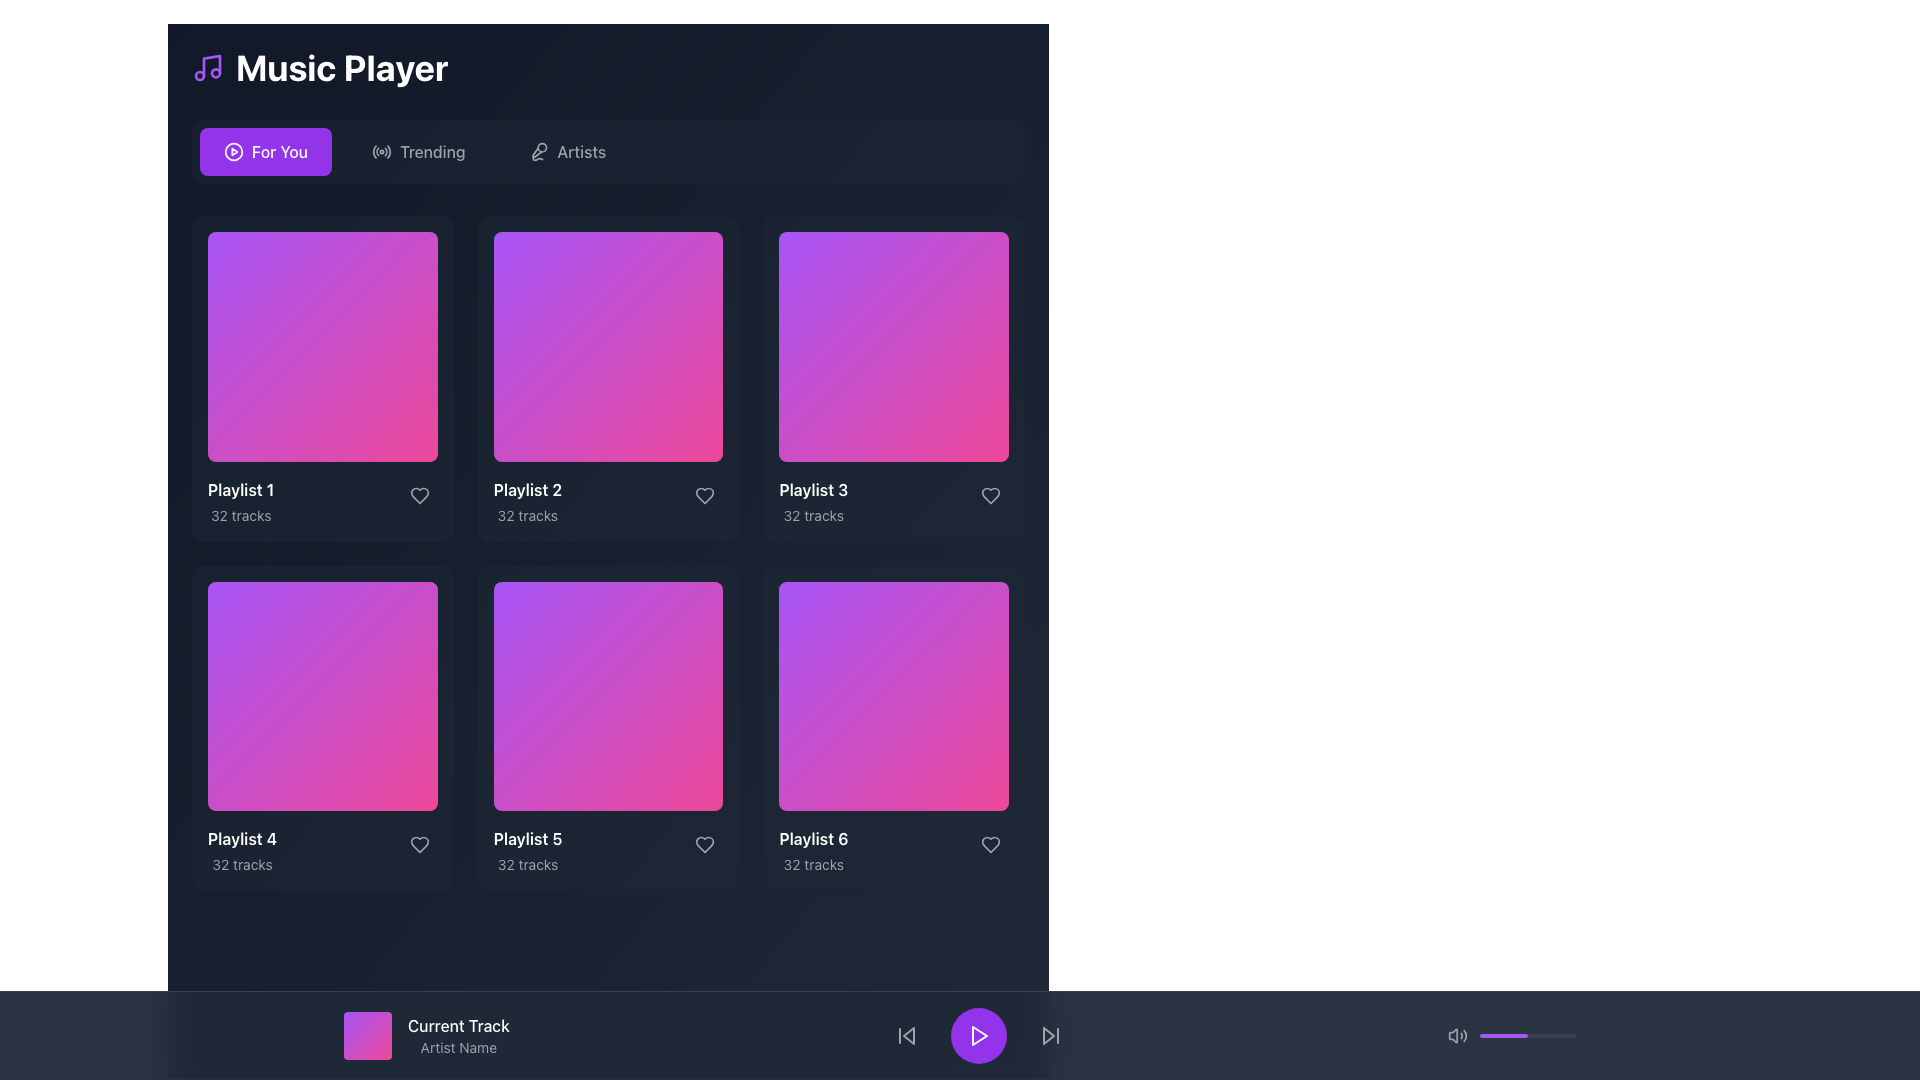  What do you see at coordinates (234, 150) in the screenshot?
I see `the circular play button with a triangular play icon inside, which is styled with a purple background and is located inside the 'For You' button at the top-left section of the user interface` at bounding box center [234, 150].